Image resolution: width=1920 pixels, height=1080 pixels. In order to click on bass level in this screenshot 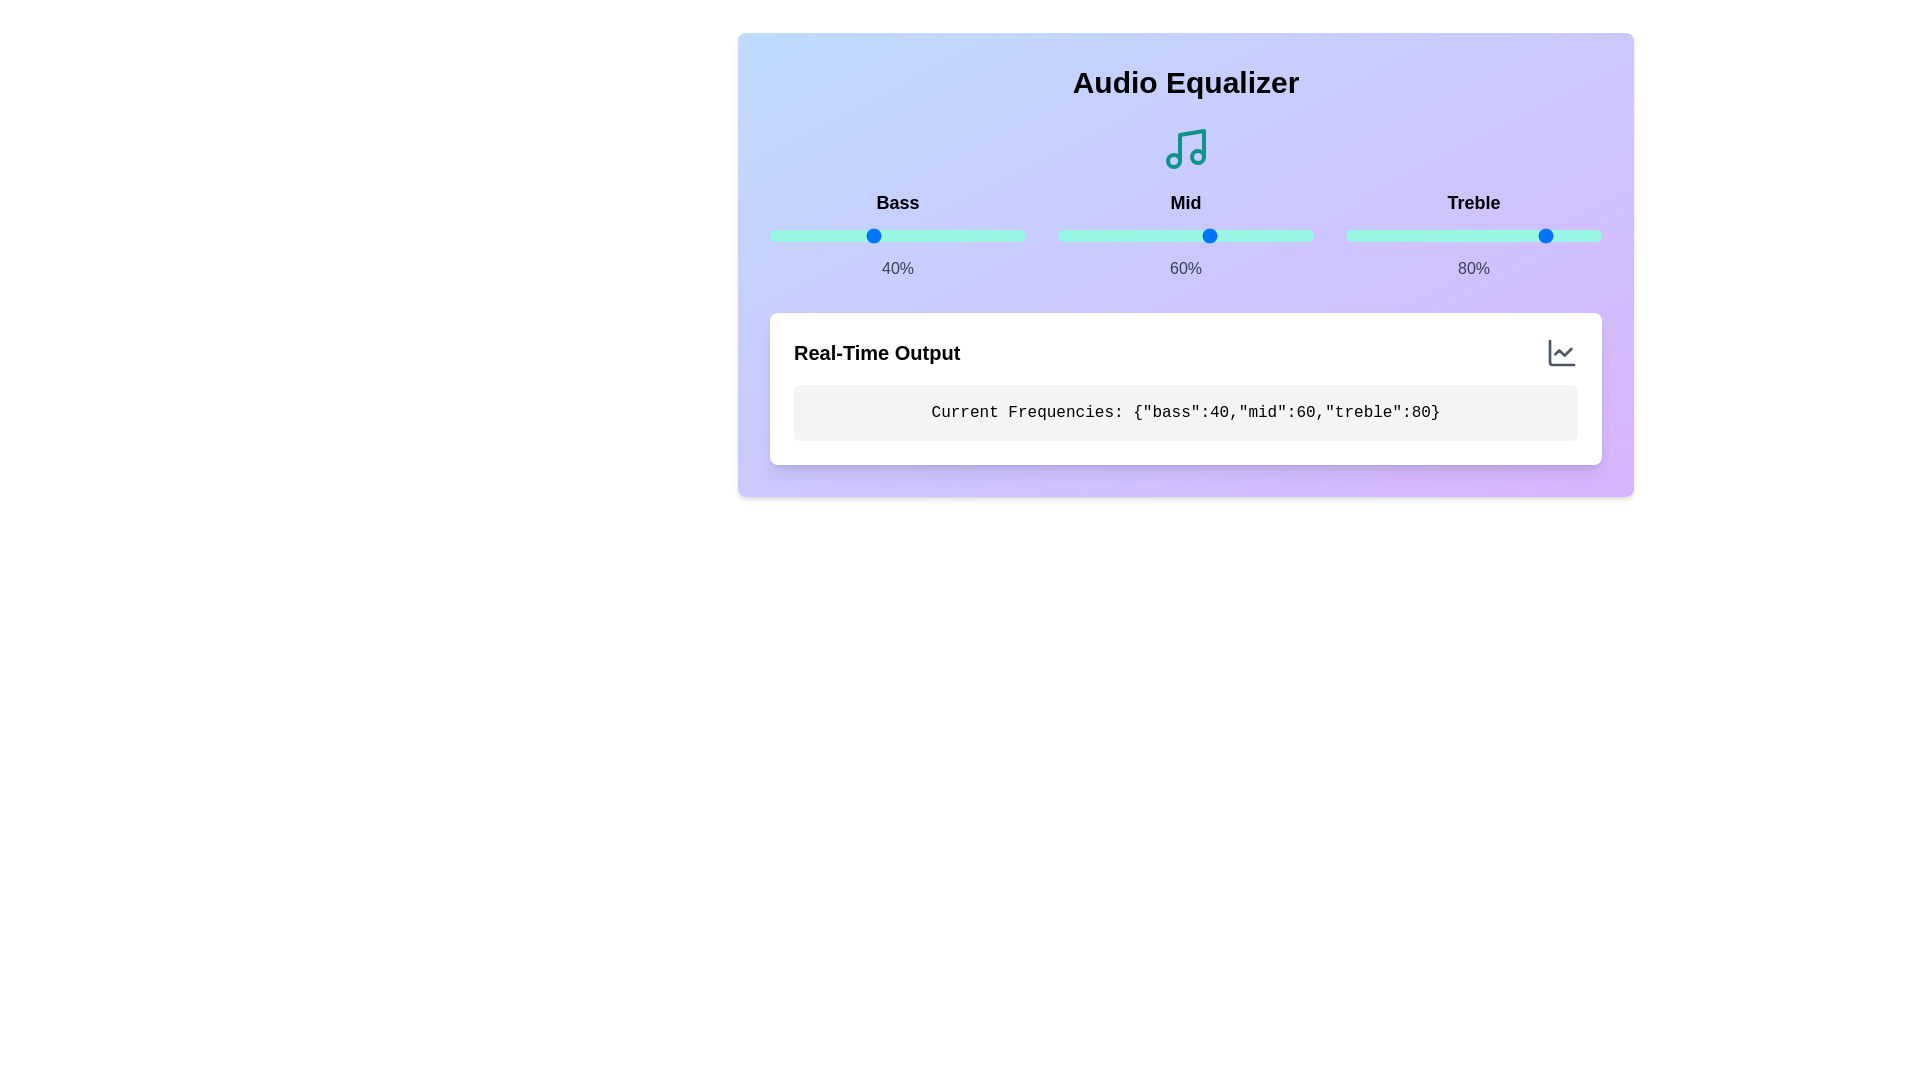, I will do `click(803, 234)`.